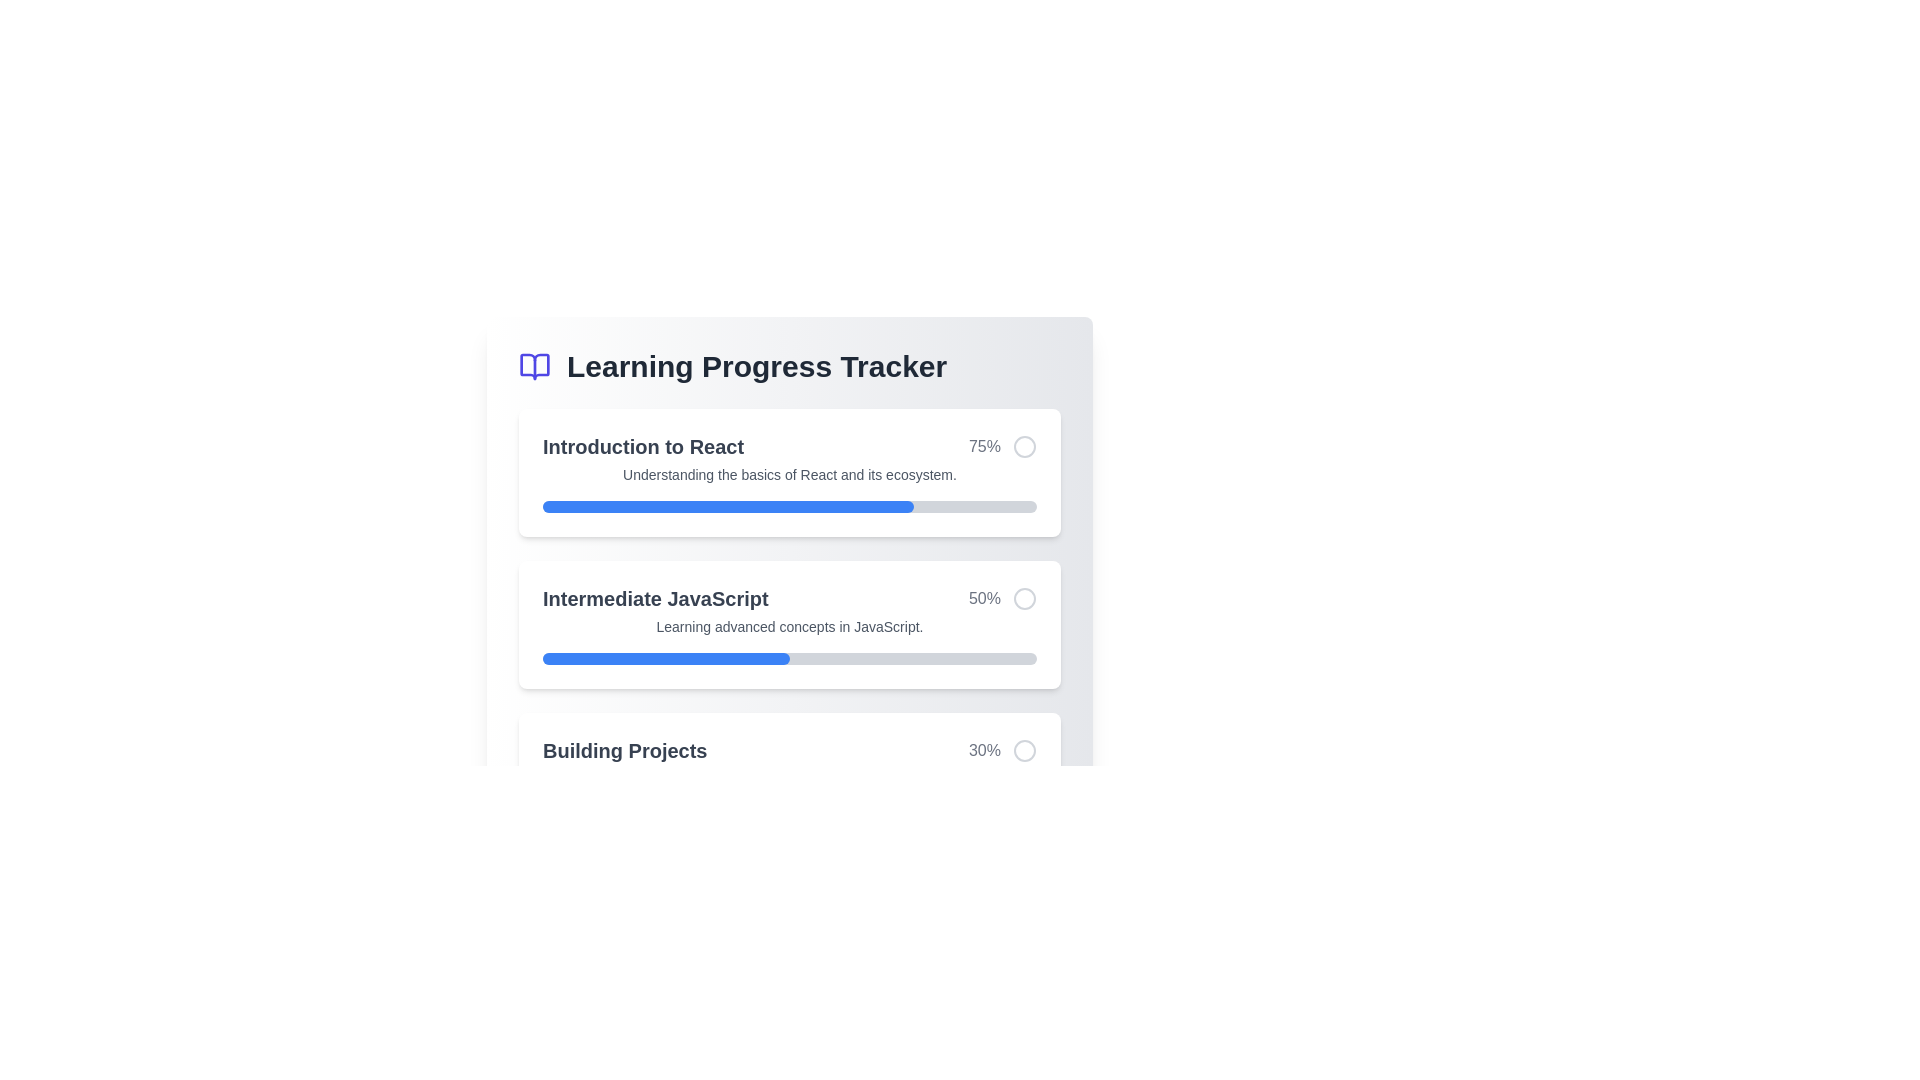  Describe the element at coordinates (789, 659) in the screenshot. I see `on the Progress Bar indicating 50% completion of the 'Intermediate JavaScript' course, located below the text 'Learning advanced concepts in JavaScript'` at that location.